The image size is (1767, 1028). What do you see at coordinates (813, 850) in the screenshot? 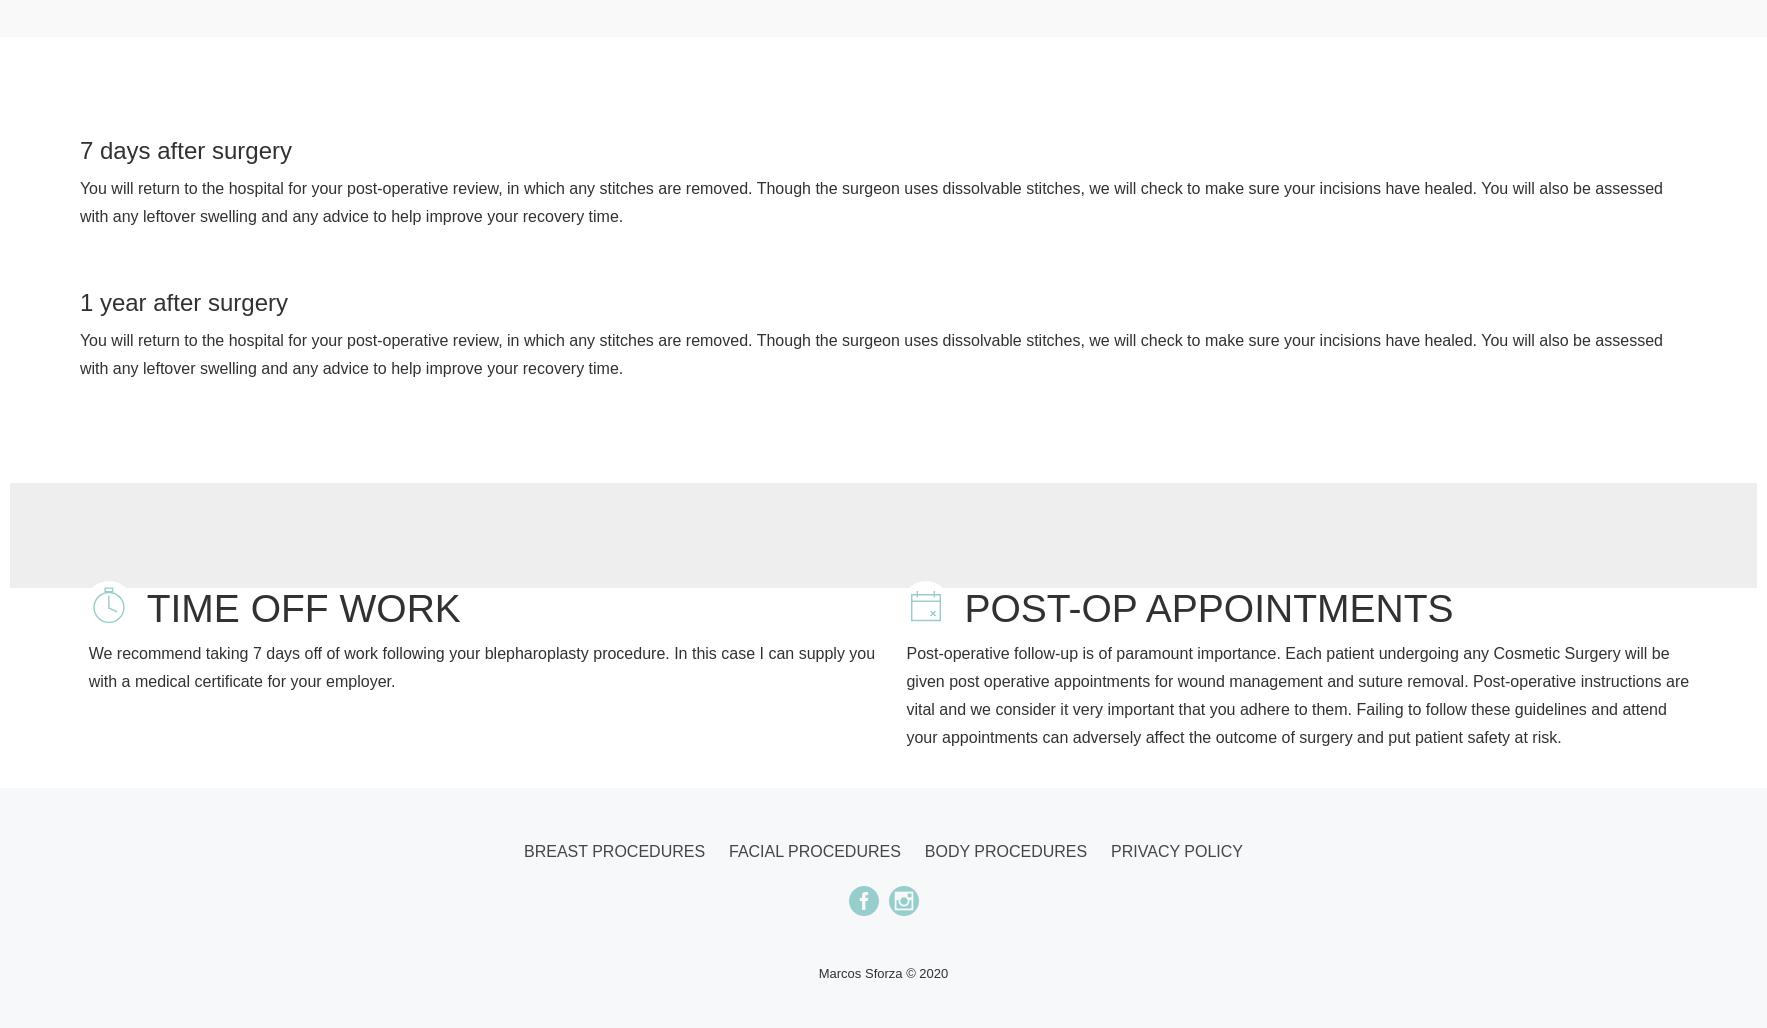
I see `'Facial procedures'` at bounding box center [813, 850].